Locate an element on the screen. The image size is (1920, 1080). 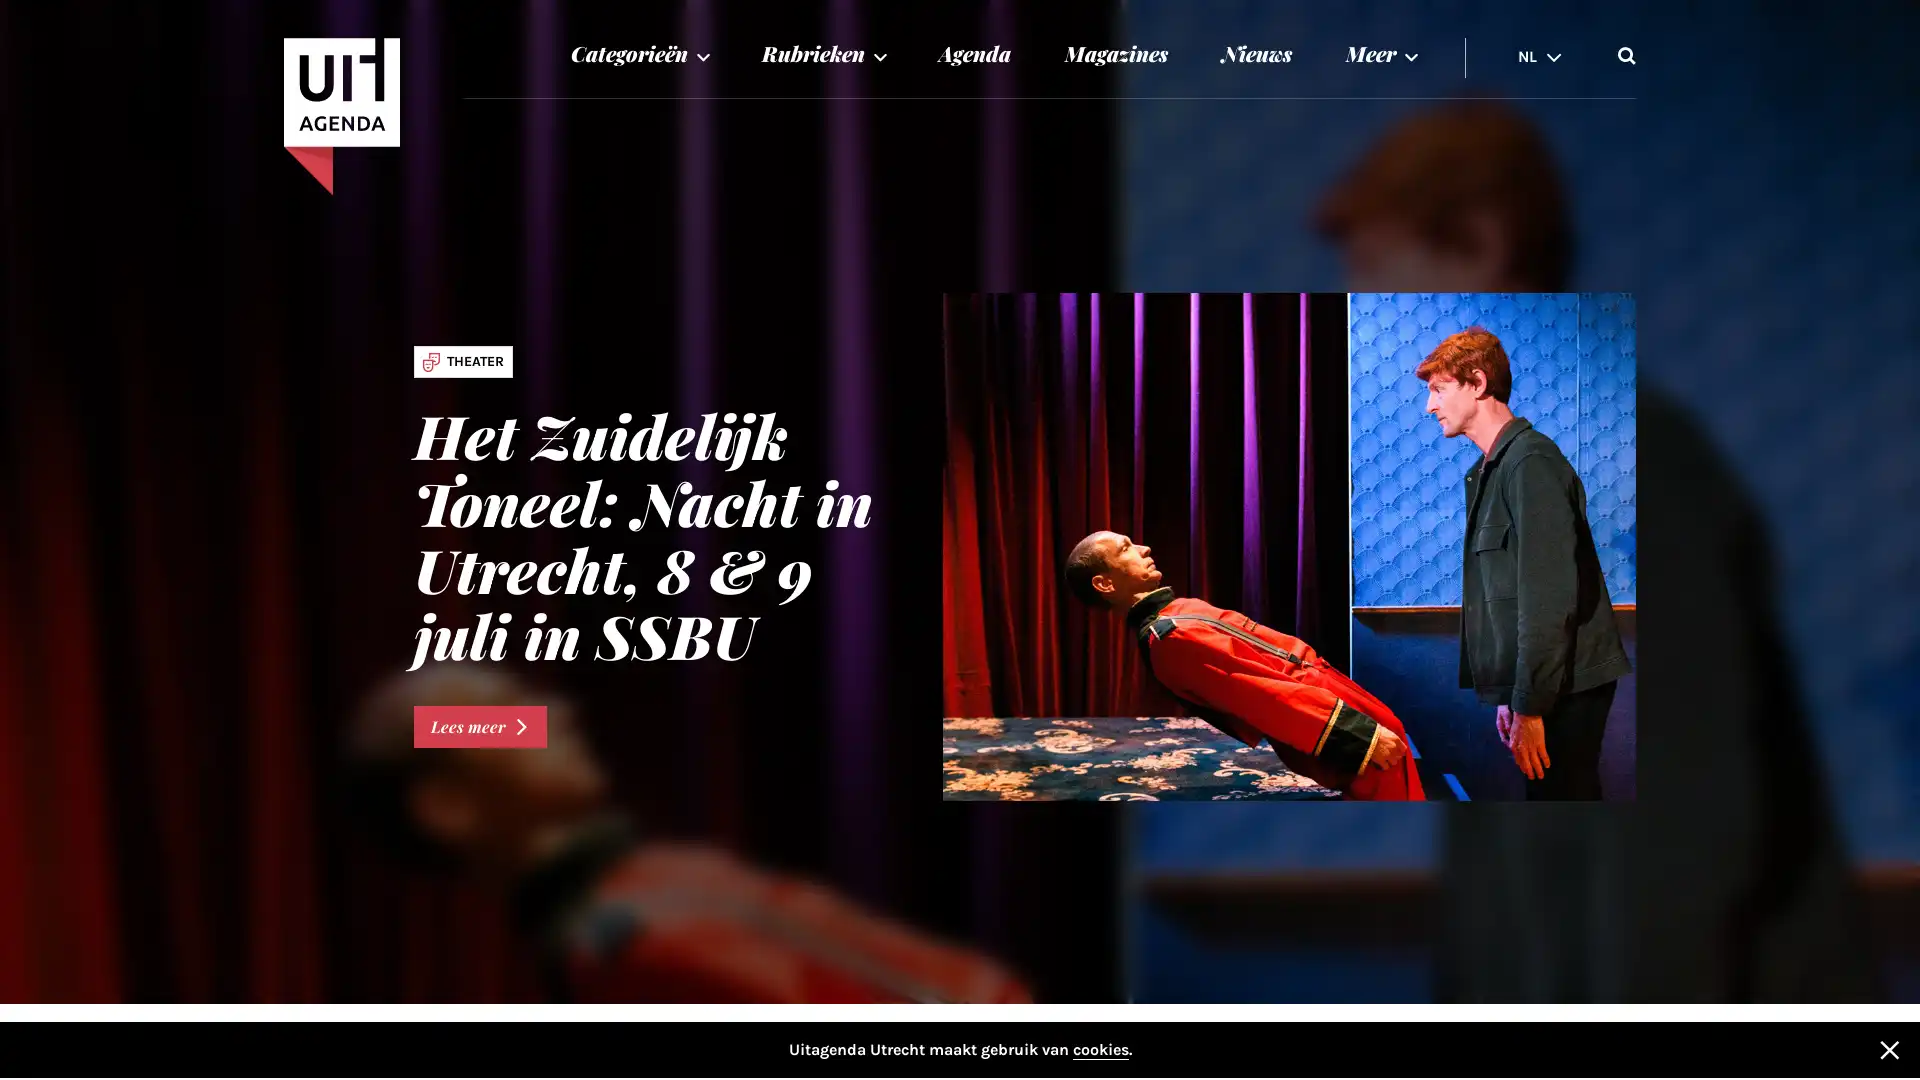
Zoeken is located at coordinates (1627, 53).